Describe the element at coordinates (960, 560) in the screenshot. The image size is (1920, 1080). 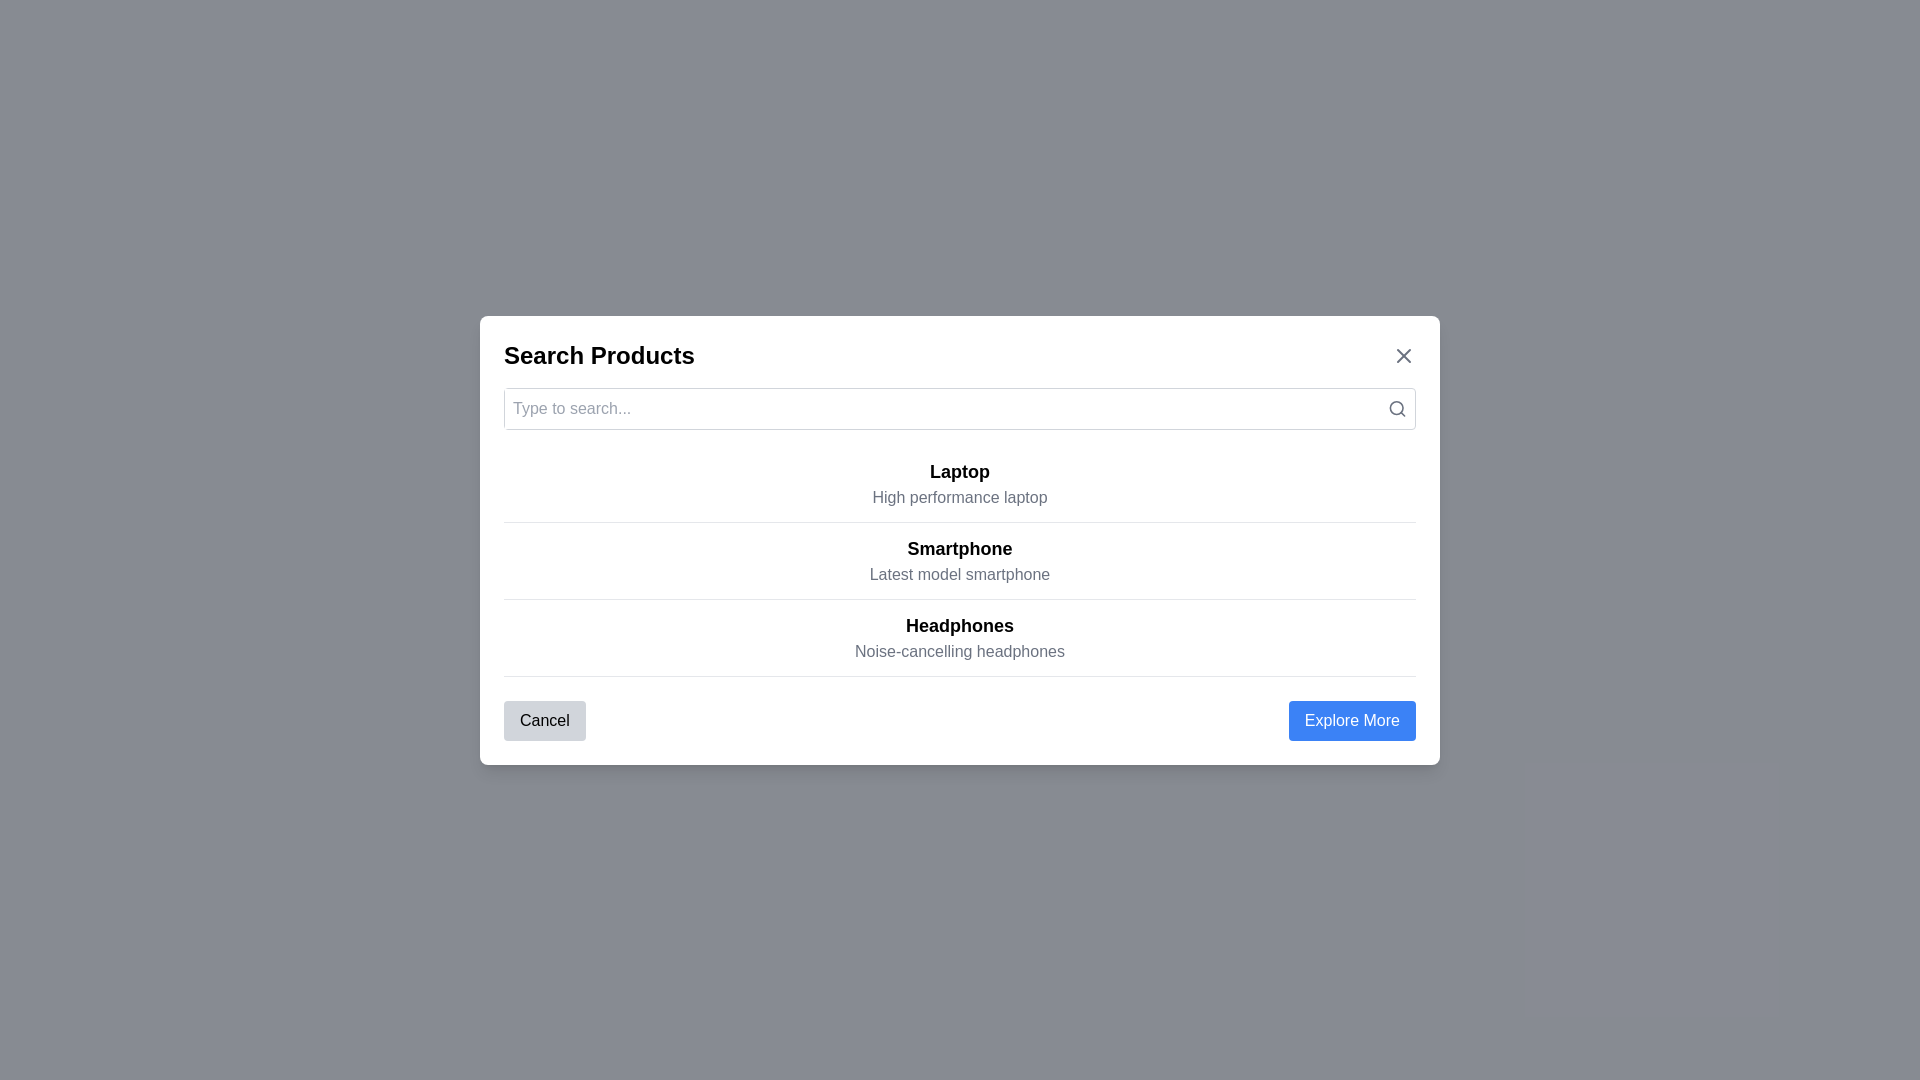
I see `the text block titled 'Smartphone', which features a bold title and a smaller subtitle, centrally aligned in the viewport` at that location.